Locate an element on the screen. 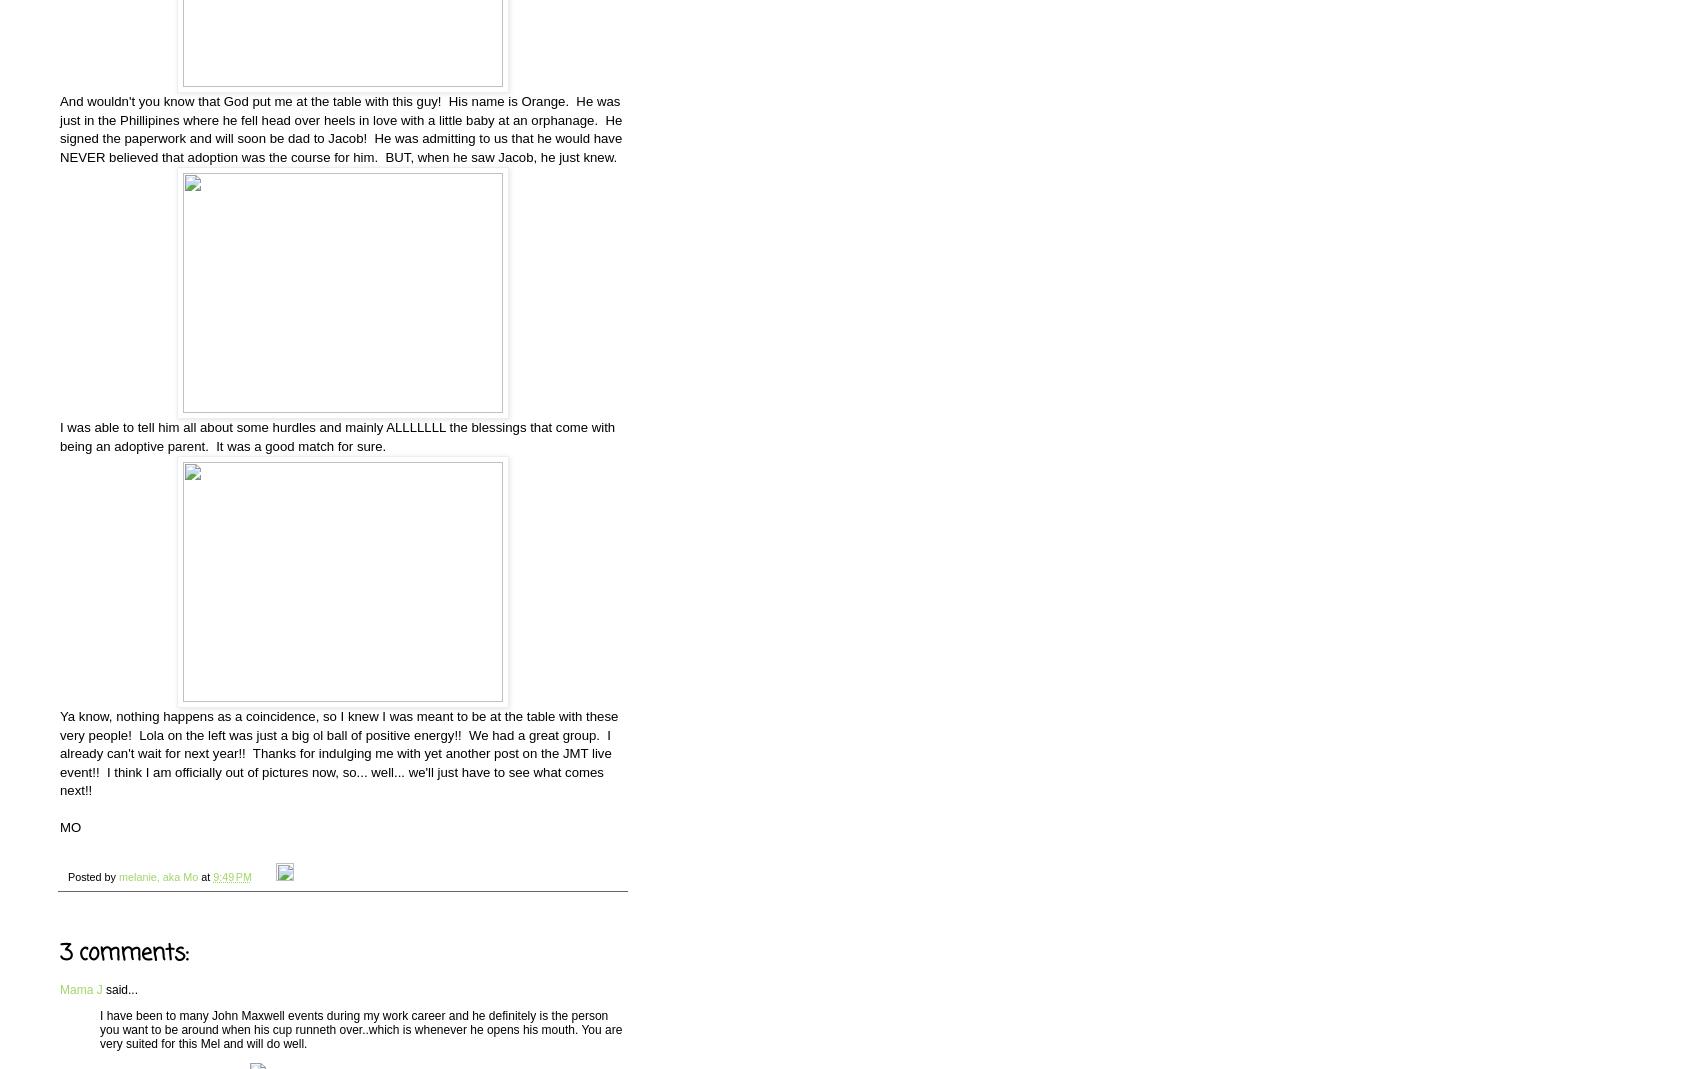 The image size is (1700, 1069). 'at' is located at coordinates (199, 875).